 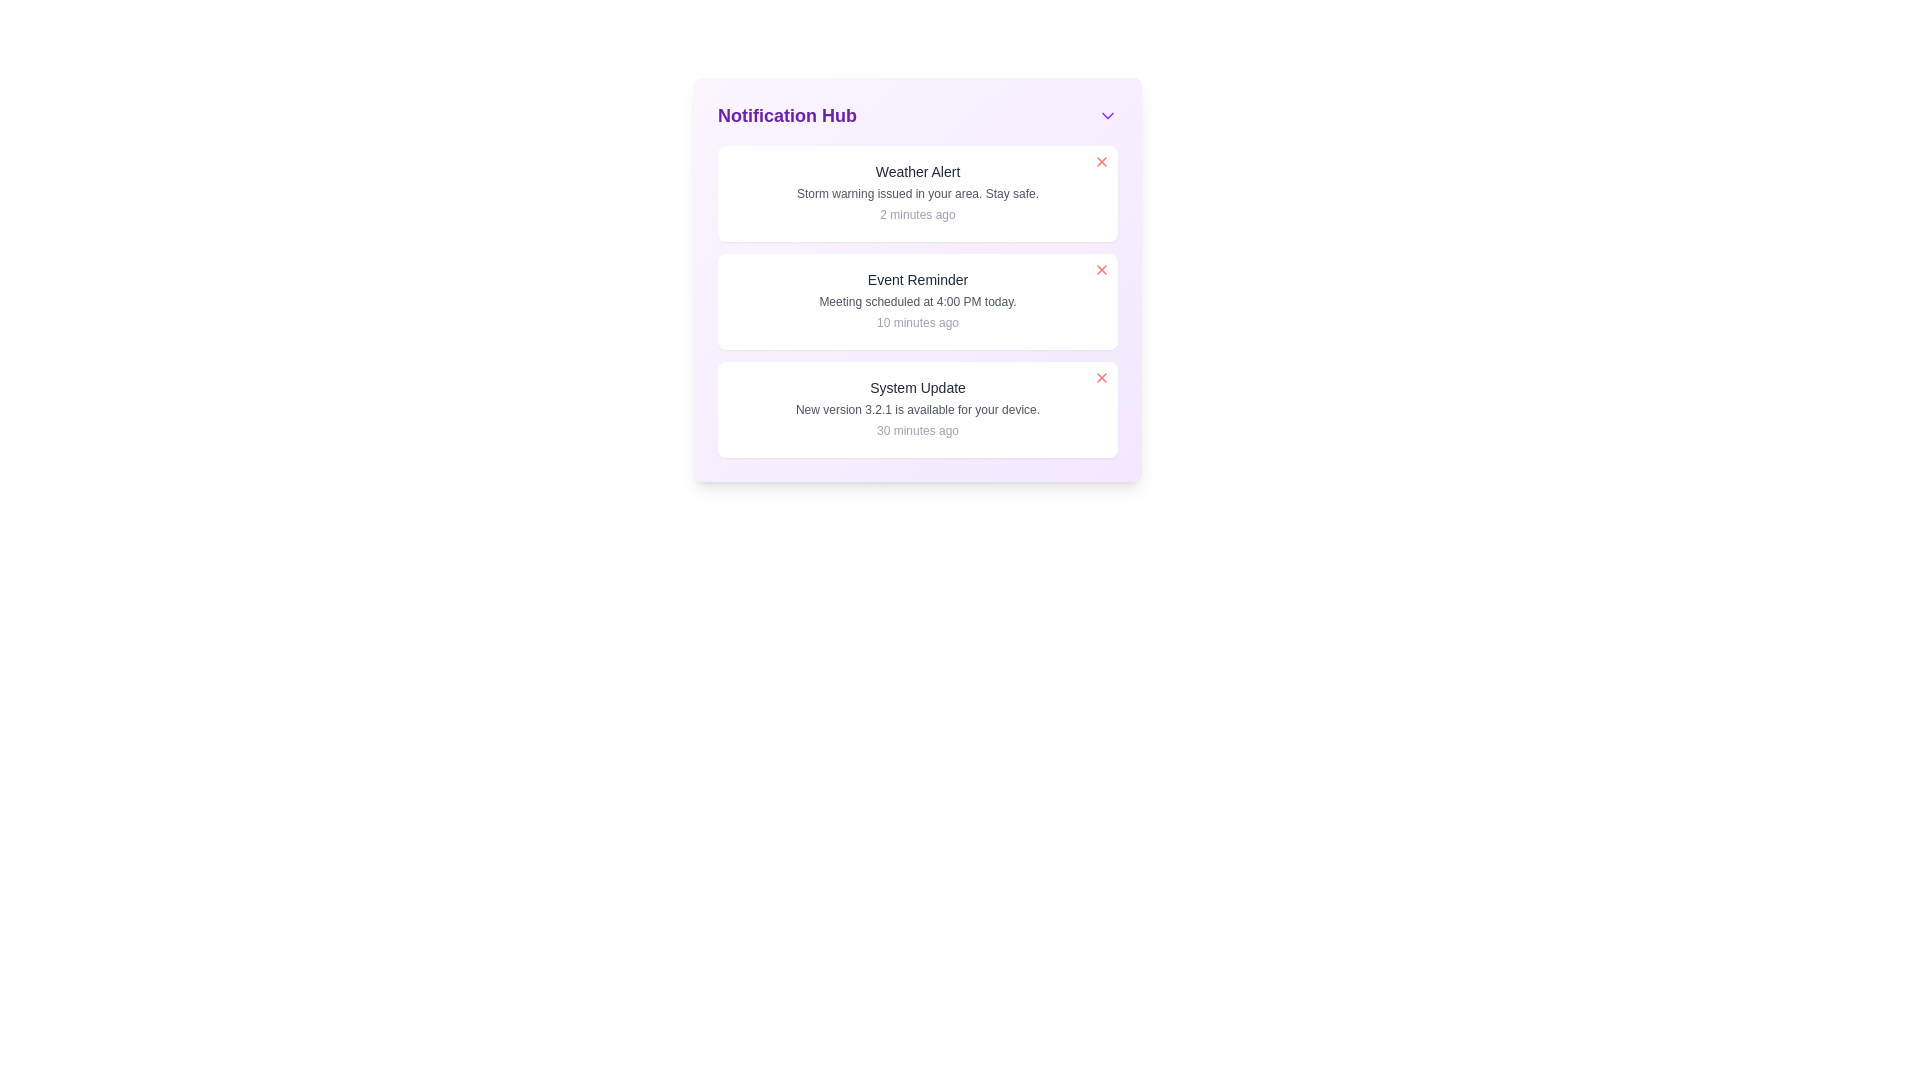 What do you see at coordinates (916, 301) in the screenshot?
I see `notification details from the second notification card, which is positioned centrally in the mid-section below the 'Weather Alert' card and above the 'System Update' card` at bounding box center [916, 301].